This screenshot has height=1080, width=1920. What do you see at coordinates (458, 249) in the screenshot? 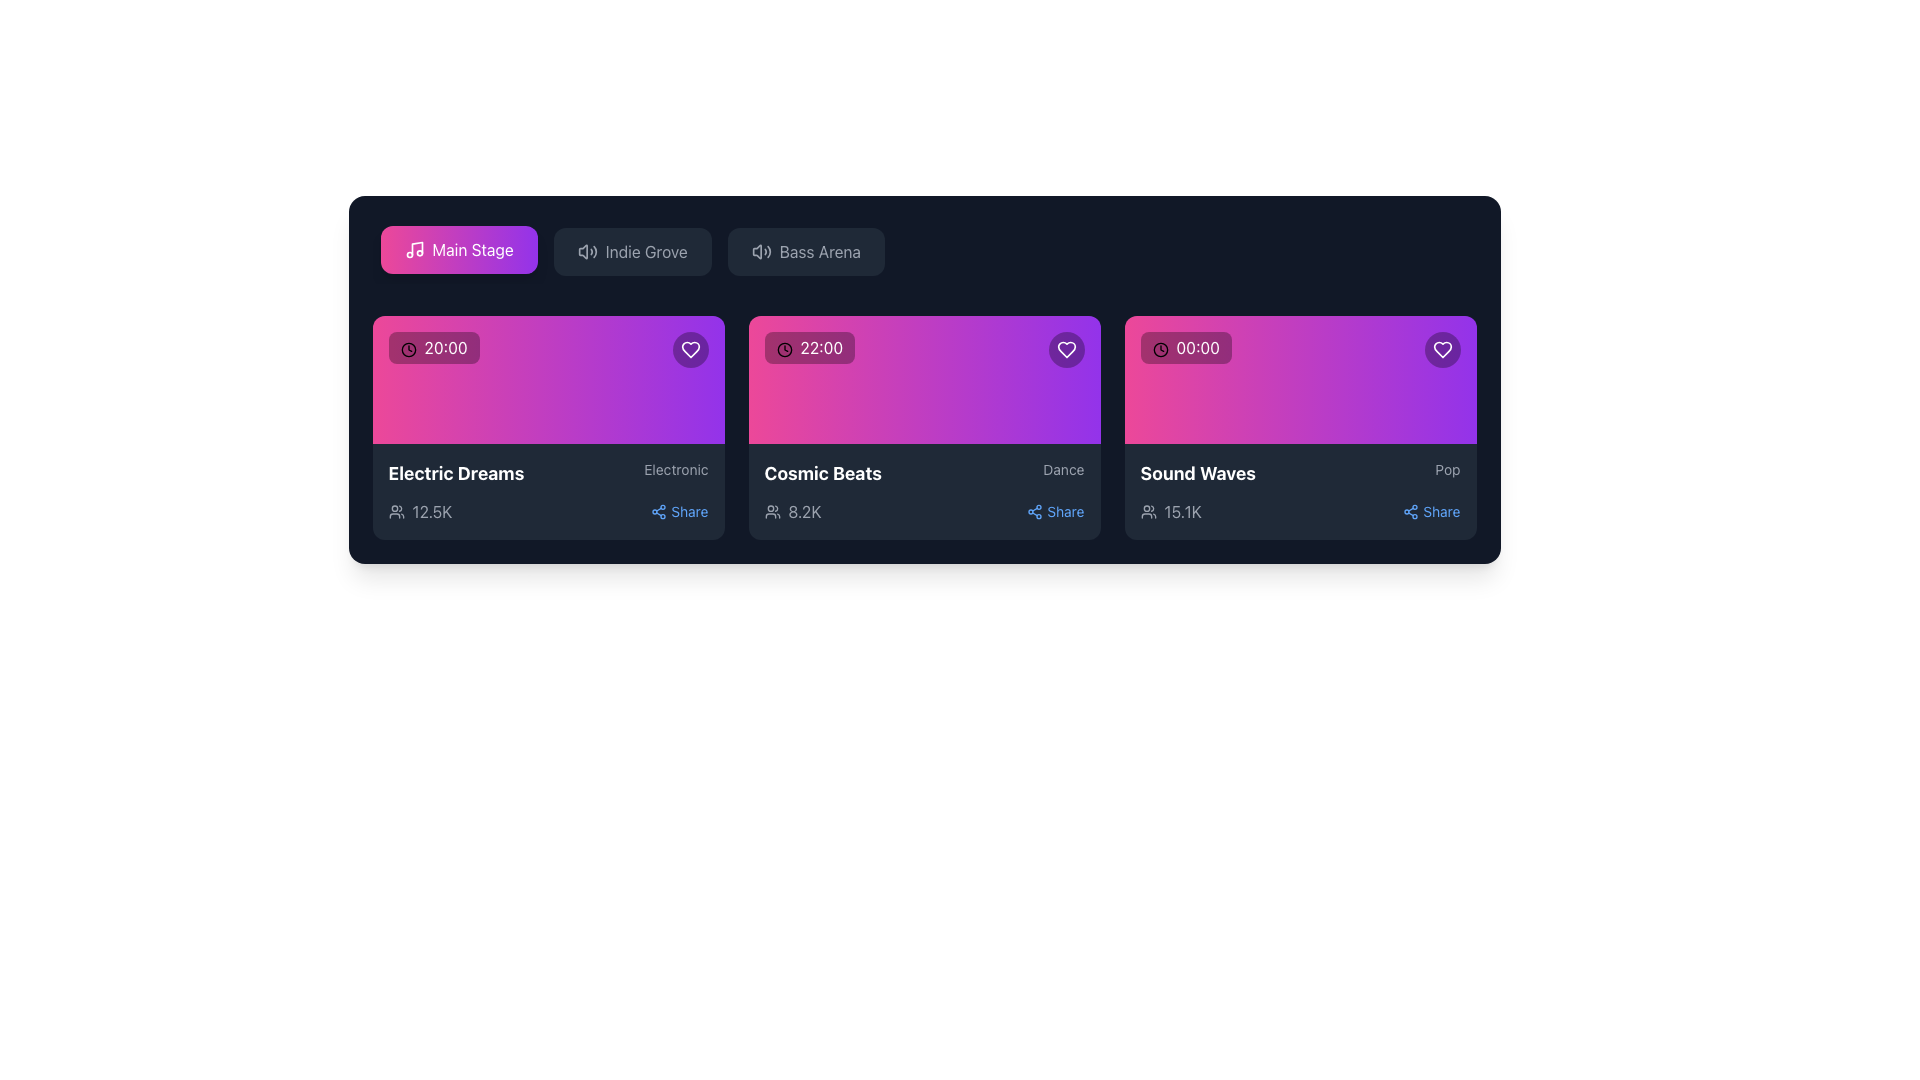
I see `the rounded rectangular button labeled 'Main Stage' with a white music note icon` at bounding box center [458, 249].